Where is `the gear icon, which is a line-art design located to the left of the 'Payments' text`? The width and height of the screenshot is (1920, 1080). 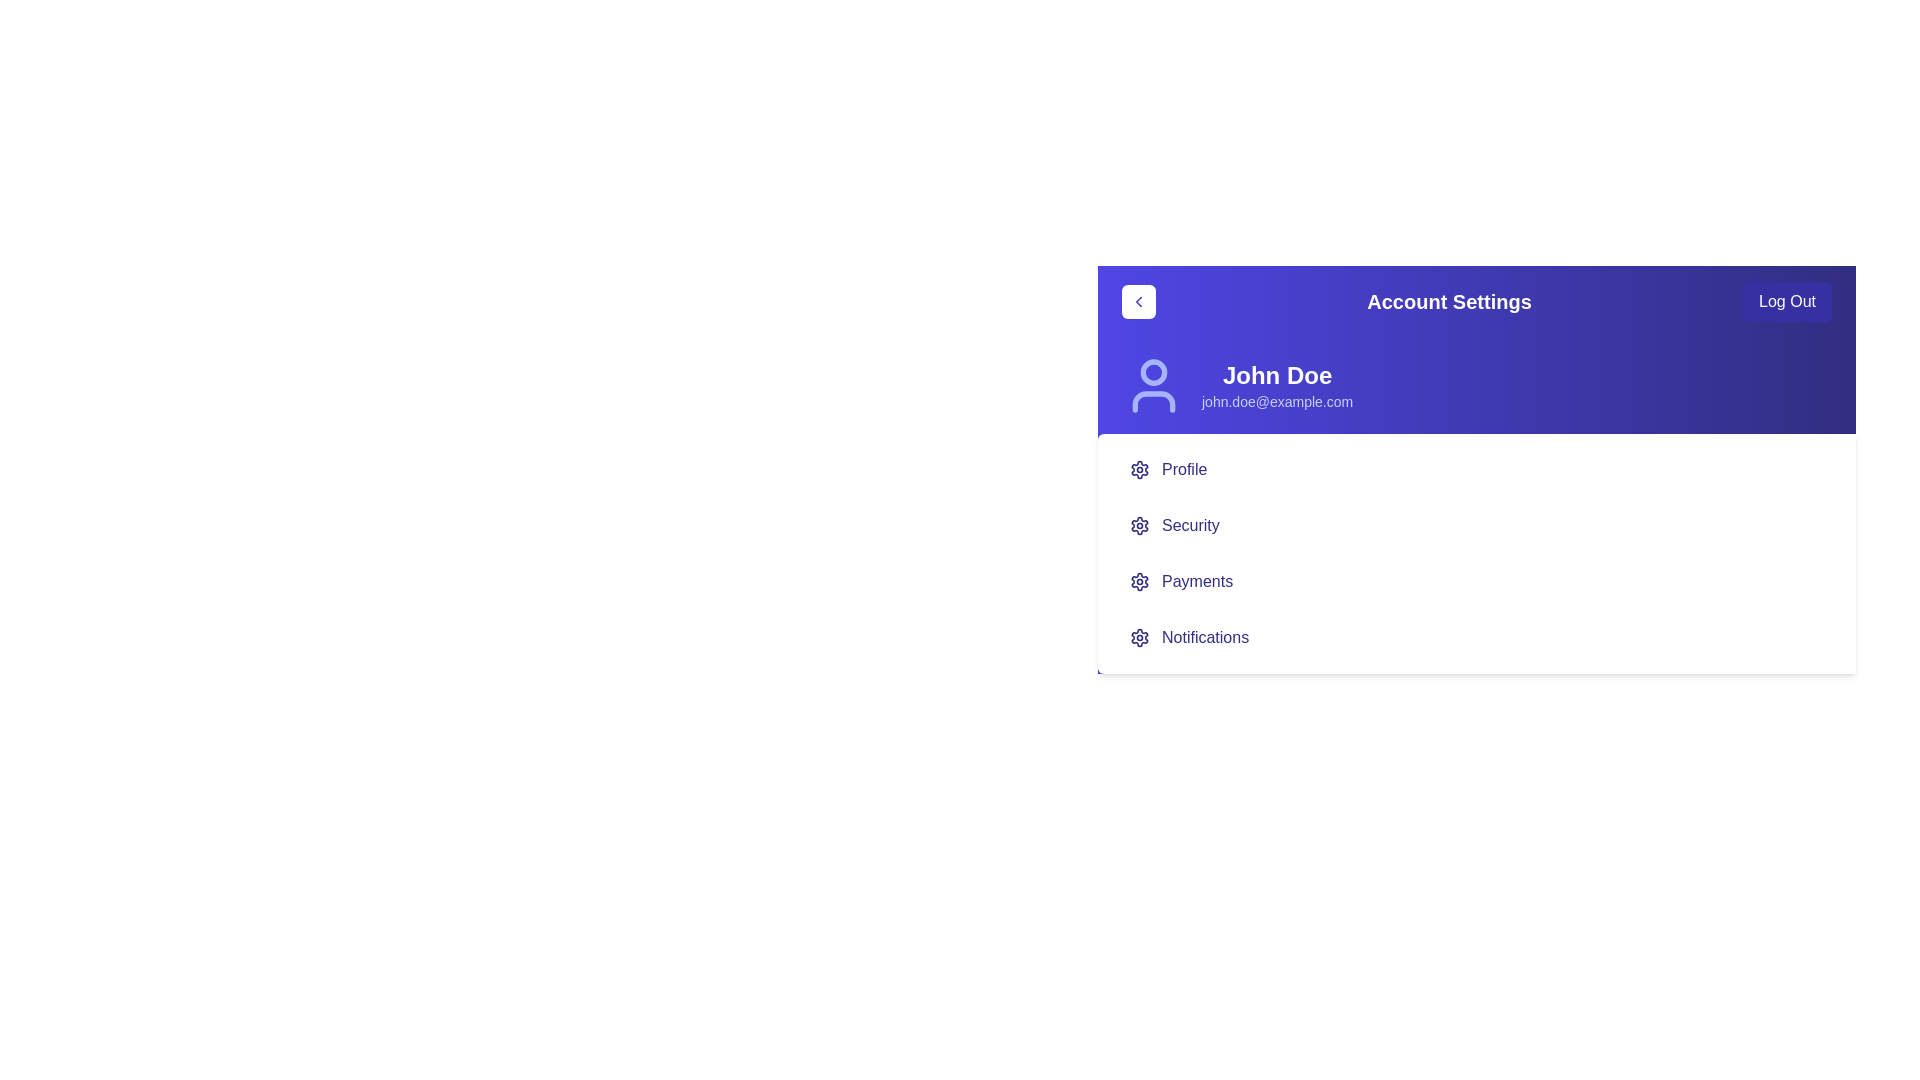 the gear icon, which is a line-art design located to the left of the 'Payments' text is located at coordinates (1140, 582).